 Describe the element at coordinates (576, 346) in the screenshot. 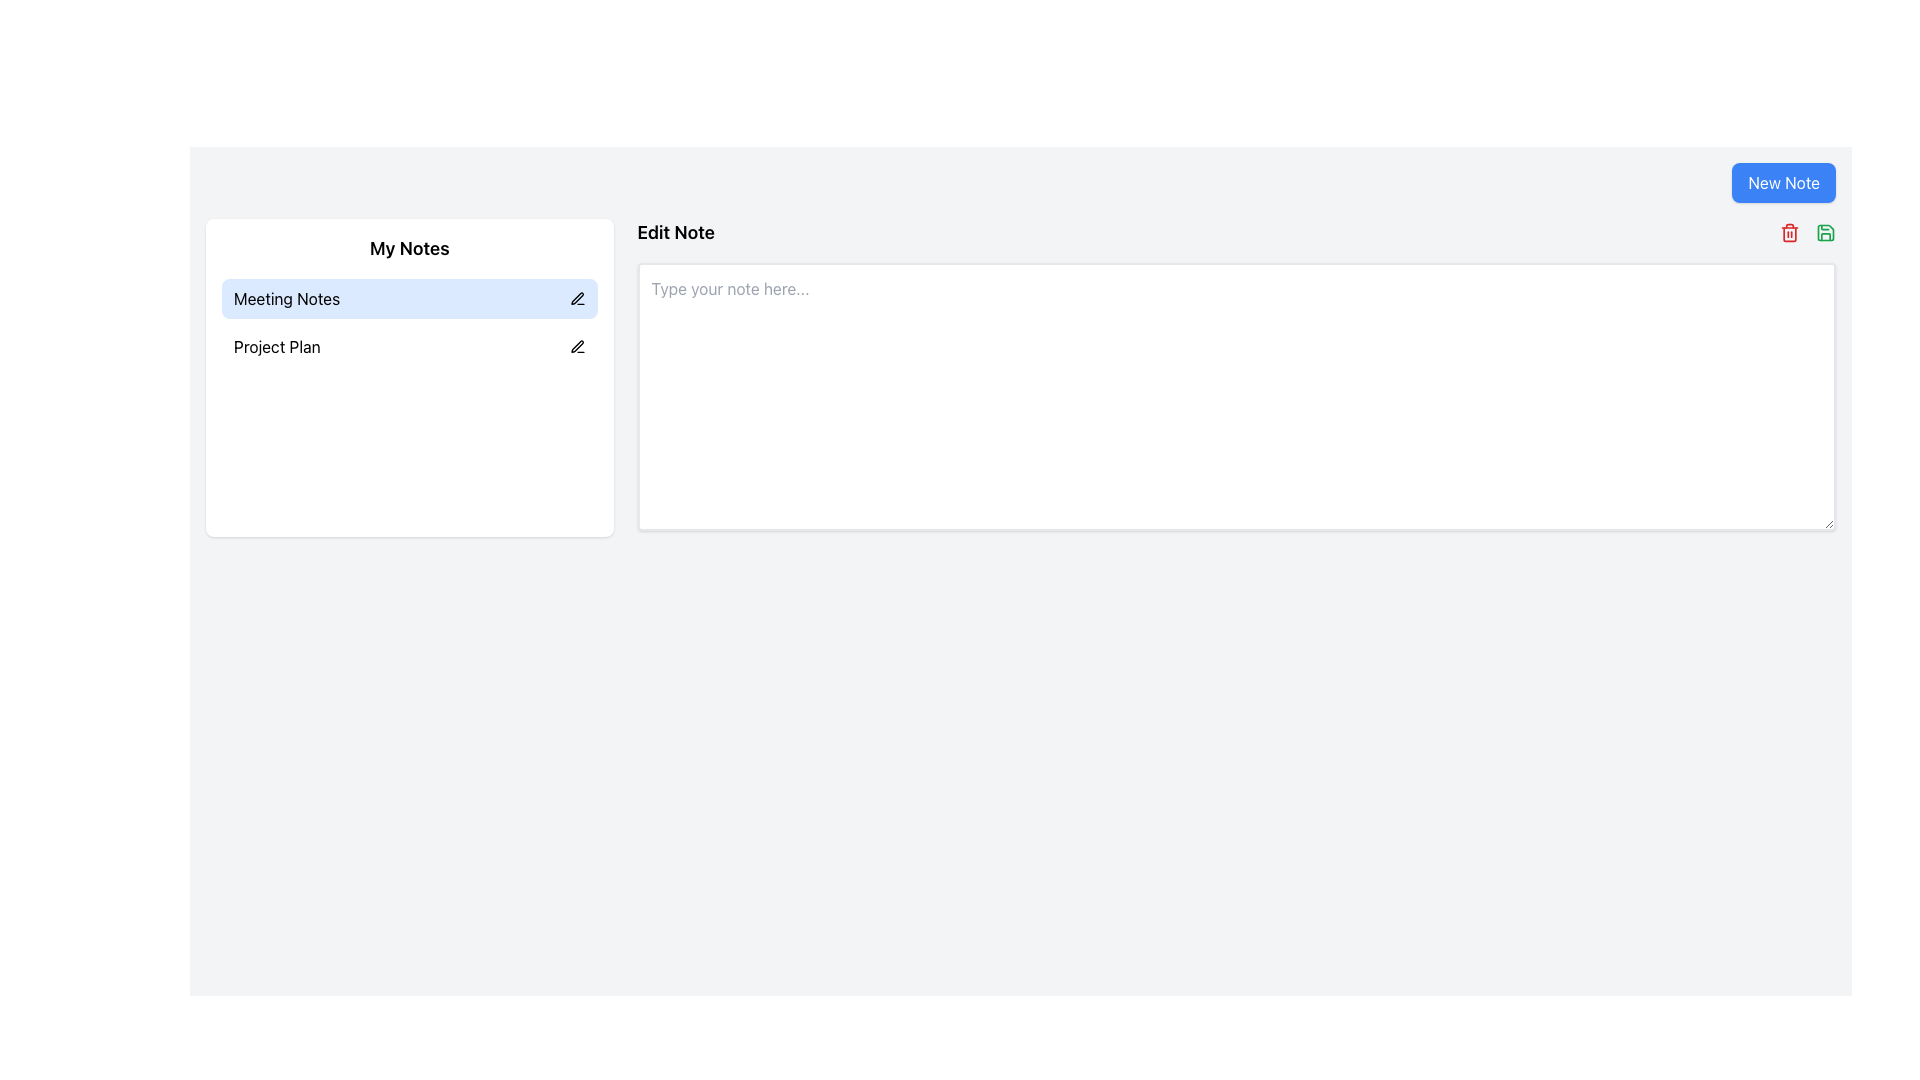

I see `the pen icon located at the far-right side of the 'Project Plan' row in the 'My Notes' section to initiate an edit action` at that location.